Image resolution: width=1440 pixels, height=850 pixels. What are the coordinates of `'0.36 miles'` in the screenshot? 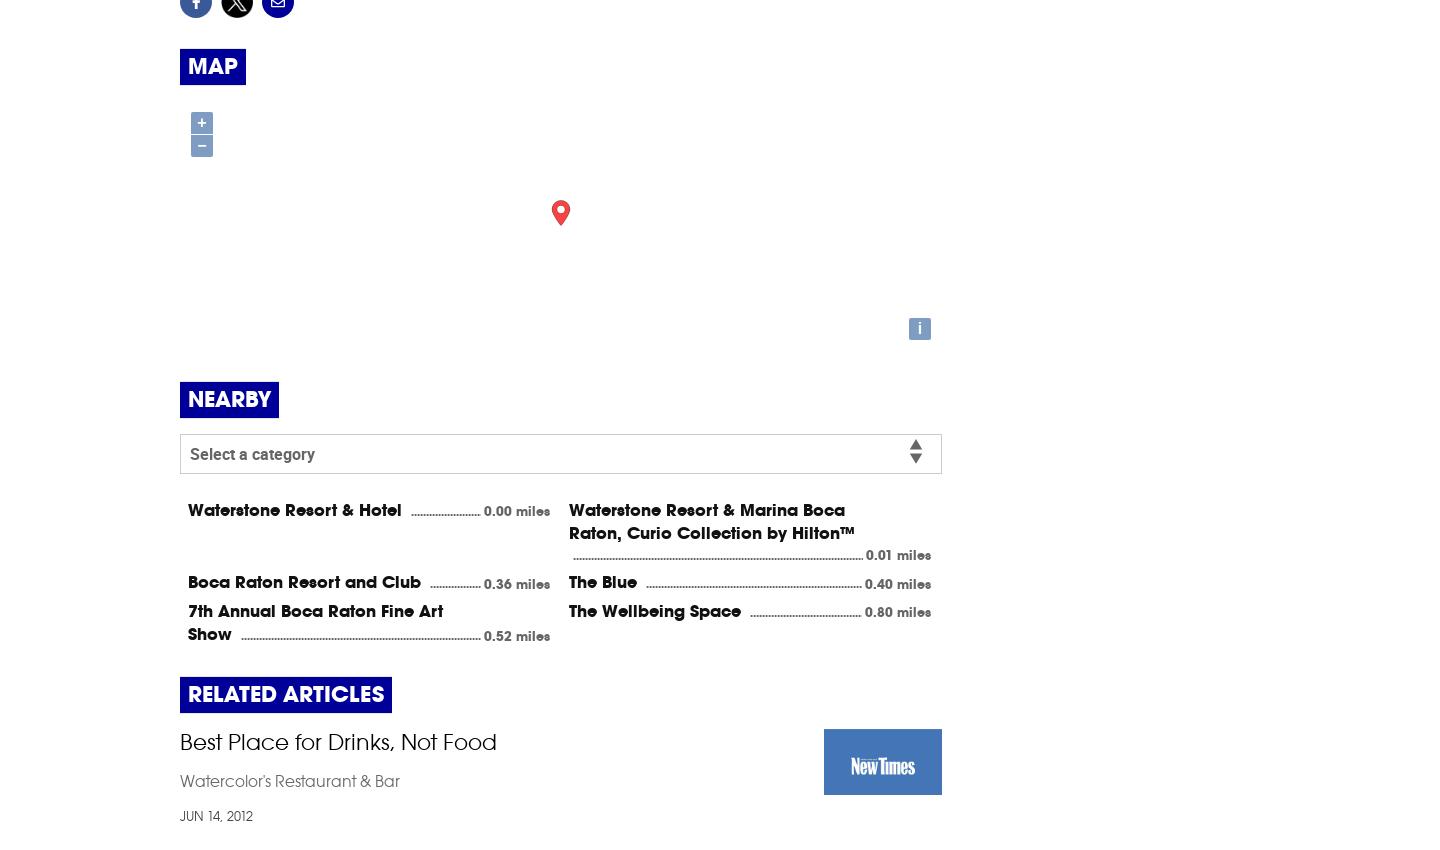 It's located at (515, 583).